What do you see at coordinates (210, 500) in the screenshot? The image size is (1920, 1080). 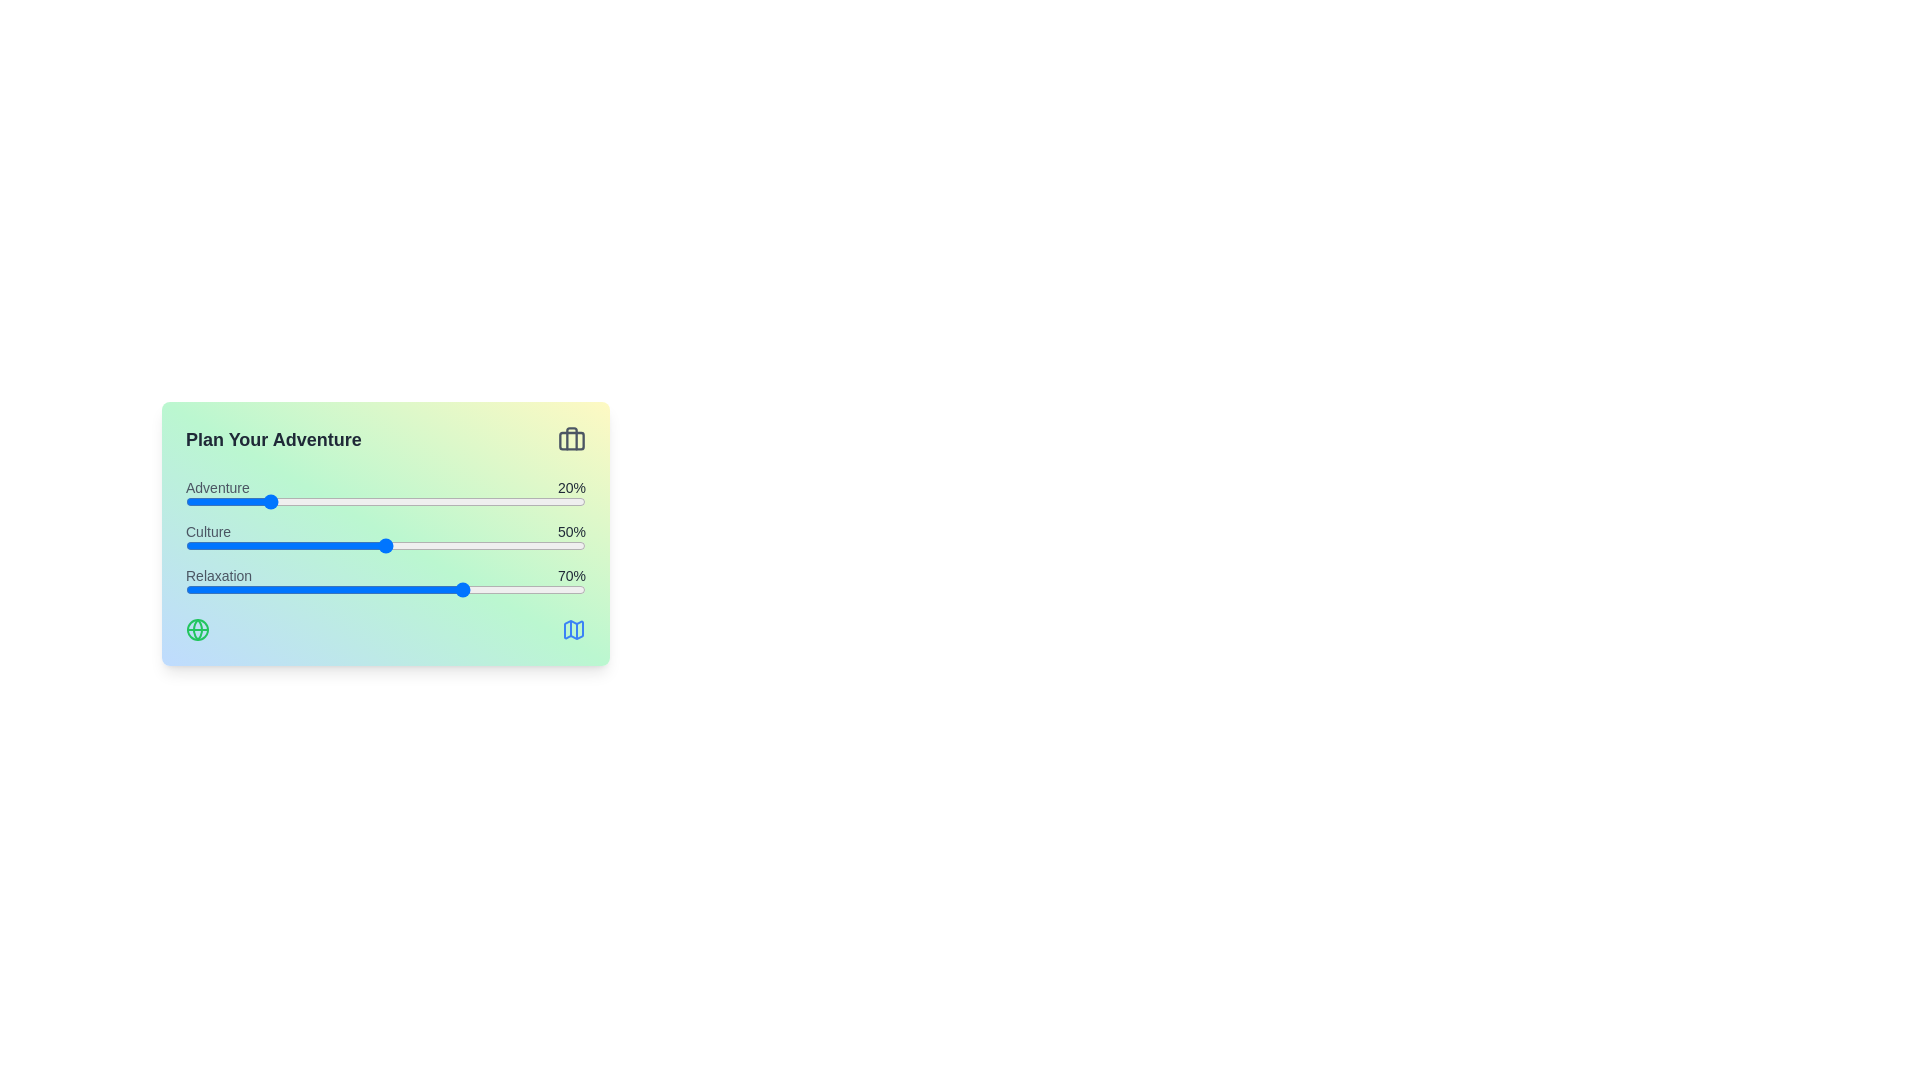 I see `the 'Adventure' slider to 6%` at bounding box center [210, 500].